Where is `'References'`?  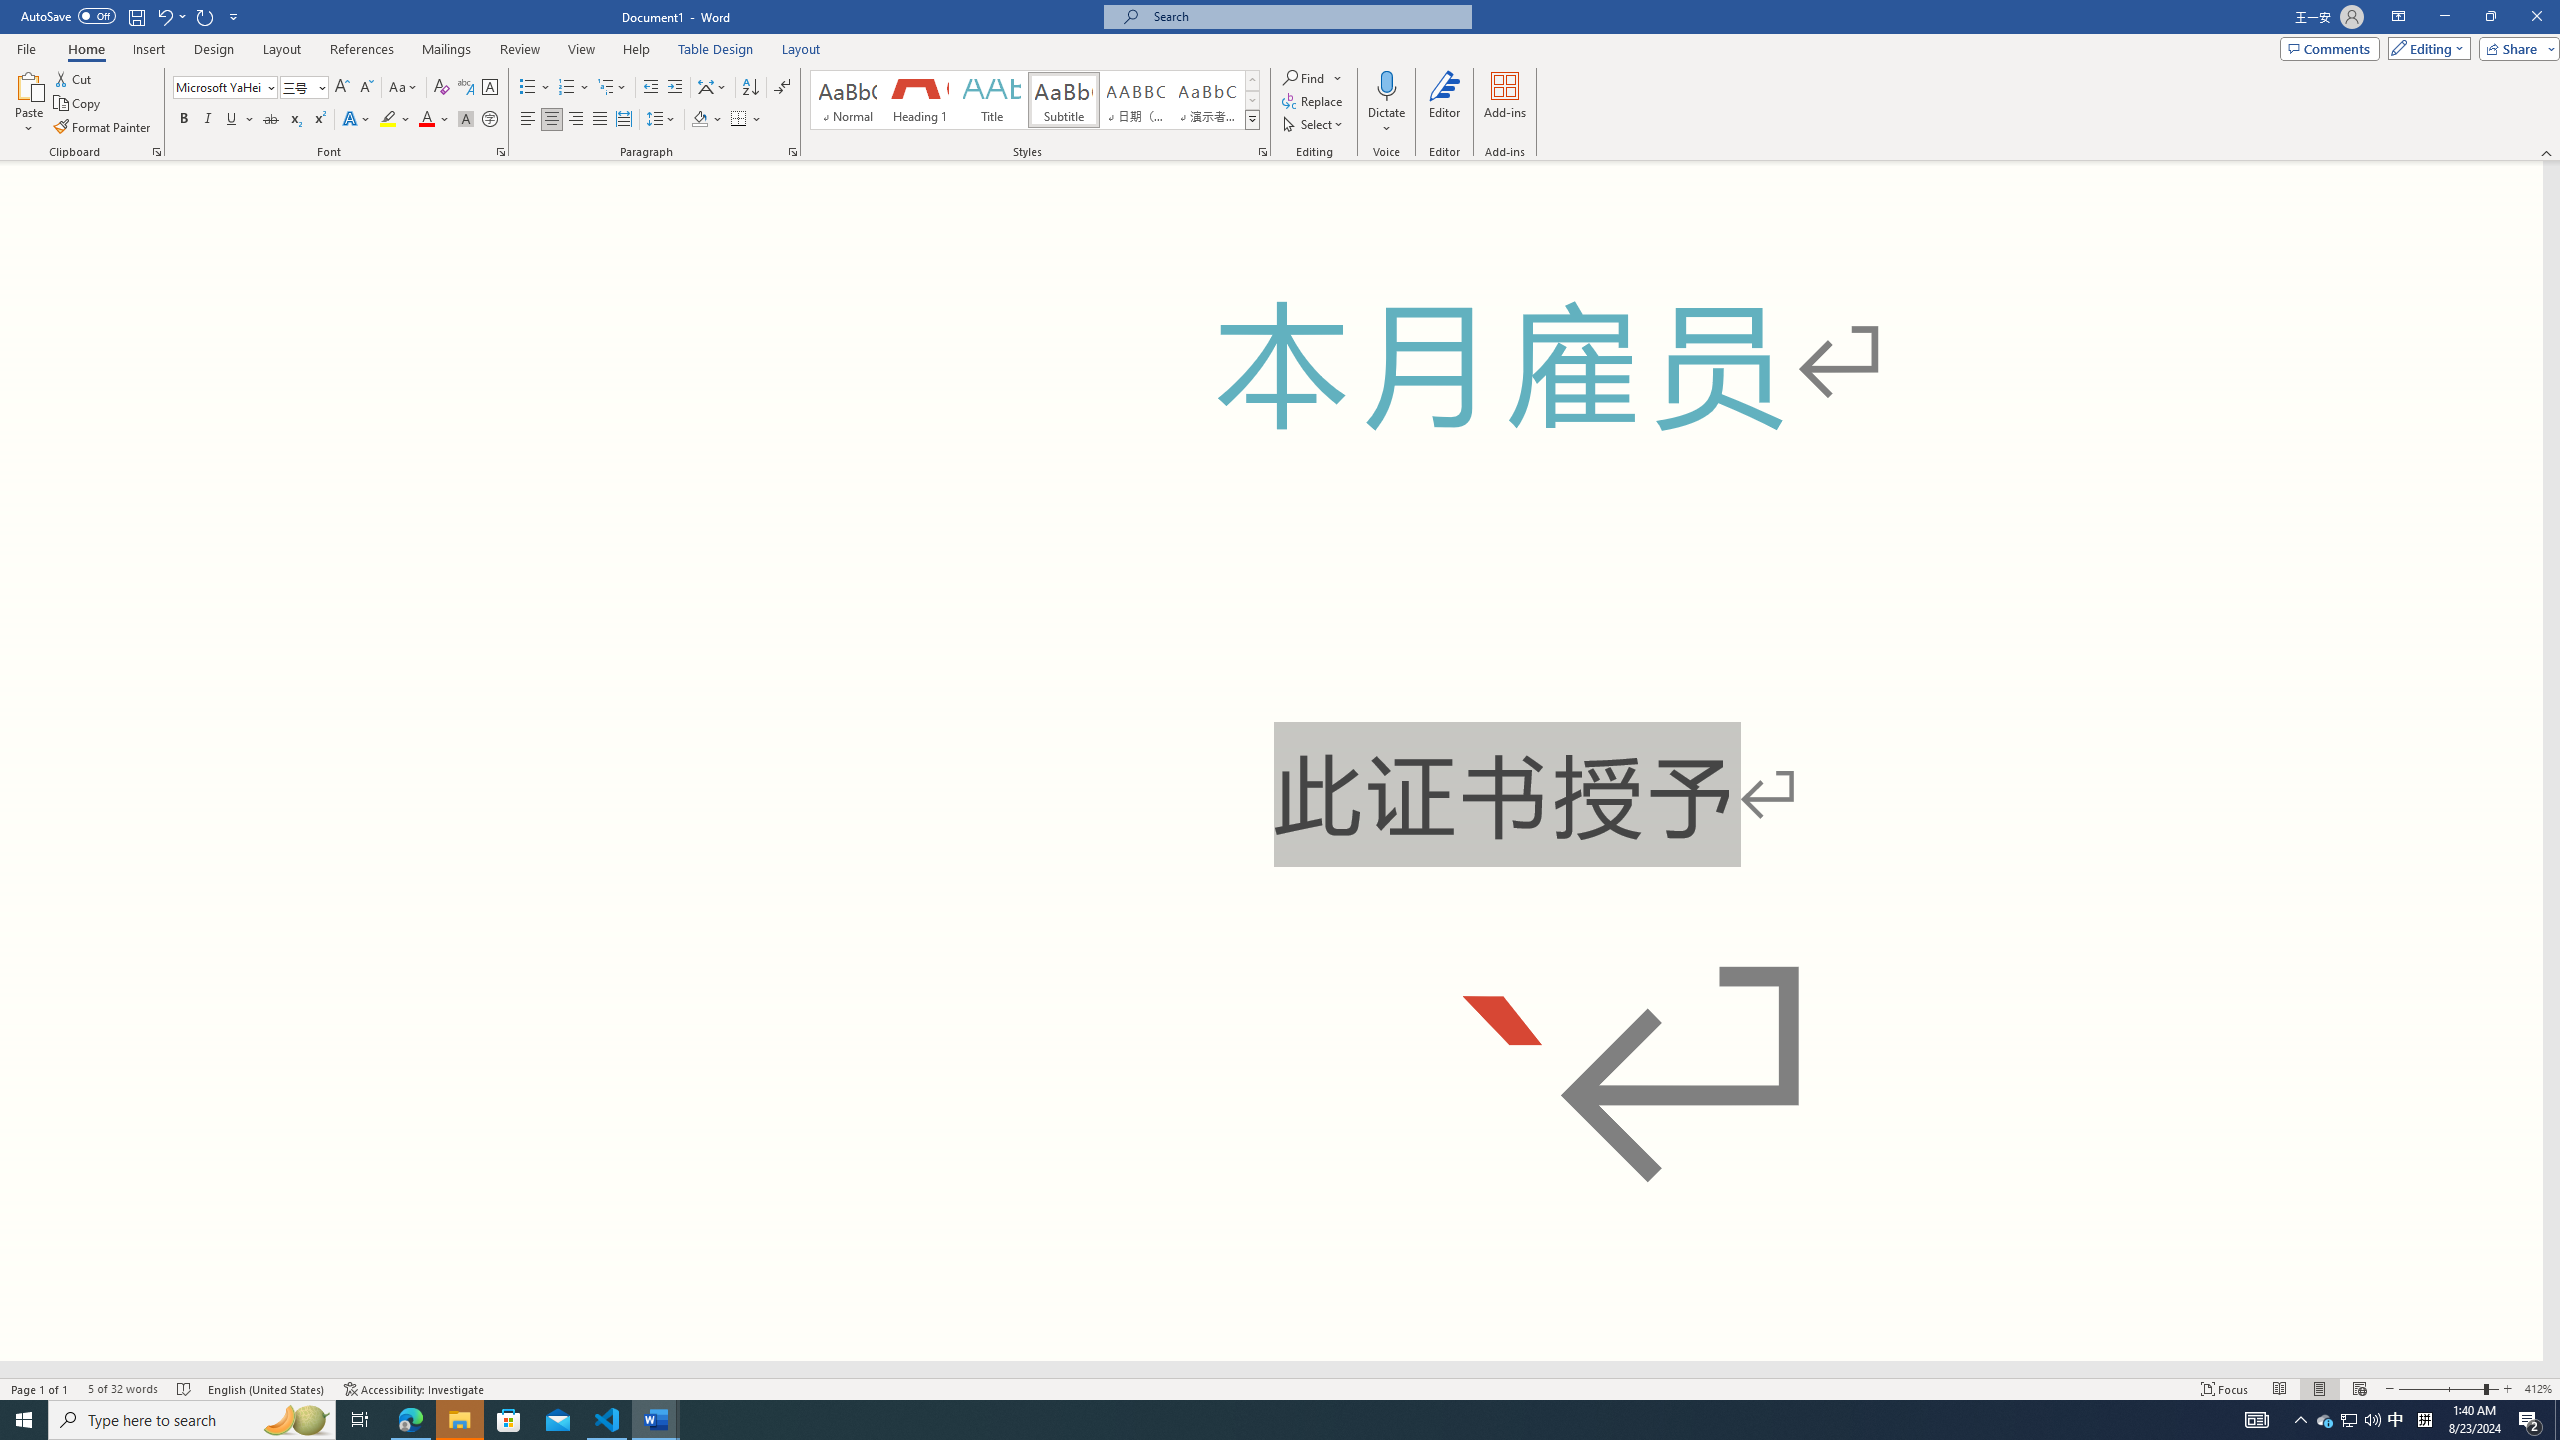 'References' is located at coordinates (362, 49).